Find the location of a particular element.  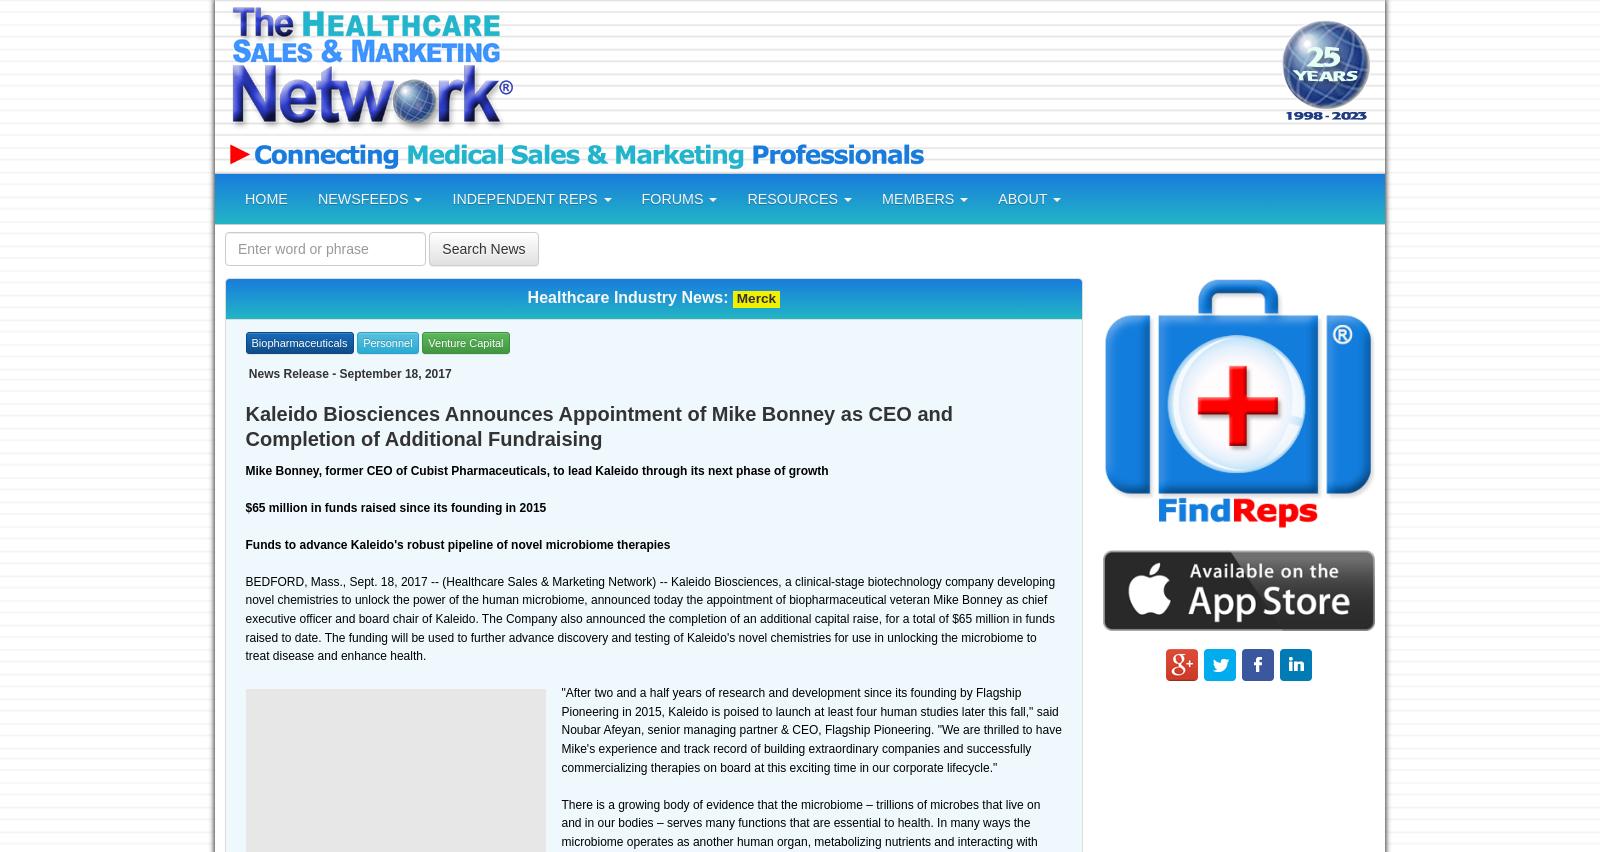

'Funds to advance Kaleido's robust pipeline of novel microbiome therapies' is located at coordinates (456, 544).